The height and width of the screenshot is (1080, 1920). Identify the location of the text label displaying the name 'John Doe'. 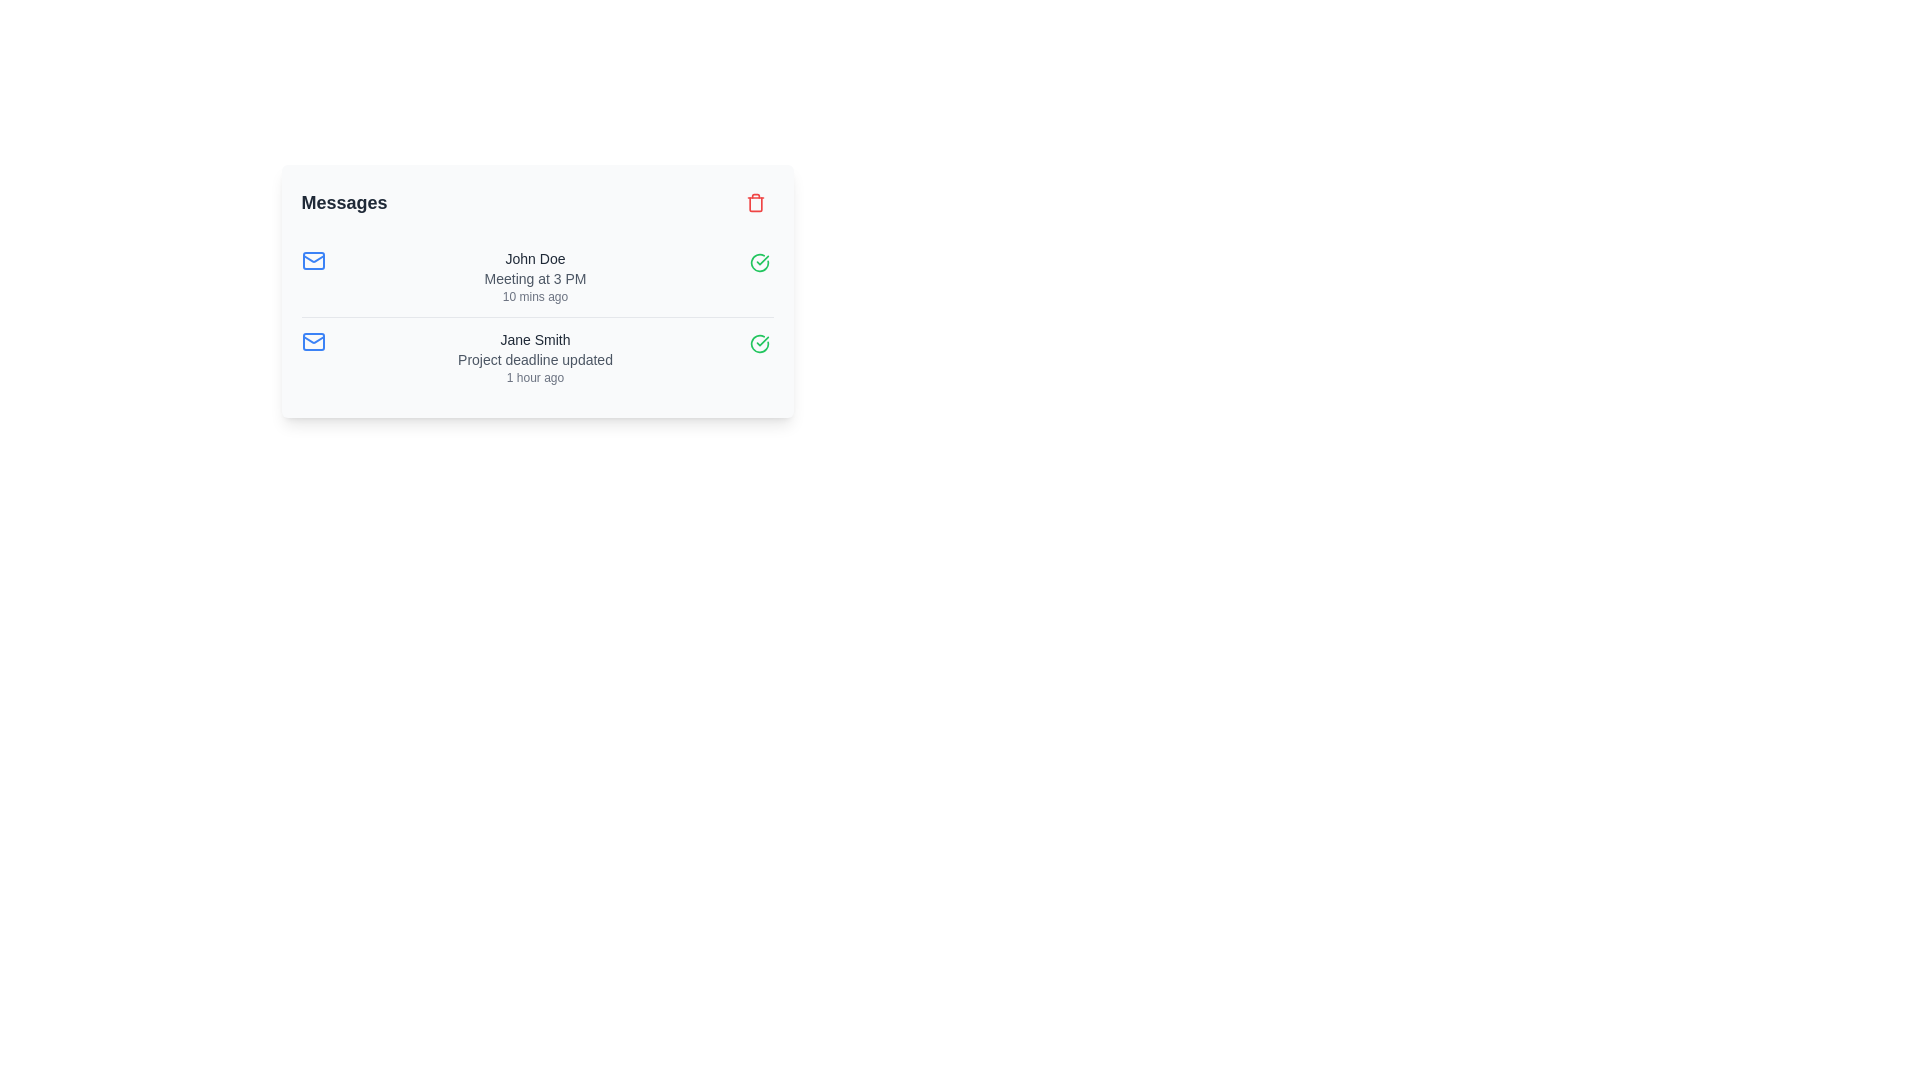
(535, 257).